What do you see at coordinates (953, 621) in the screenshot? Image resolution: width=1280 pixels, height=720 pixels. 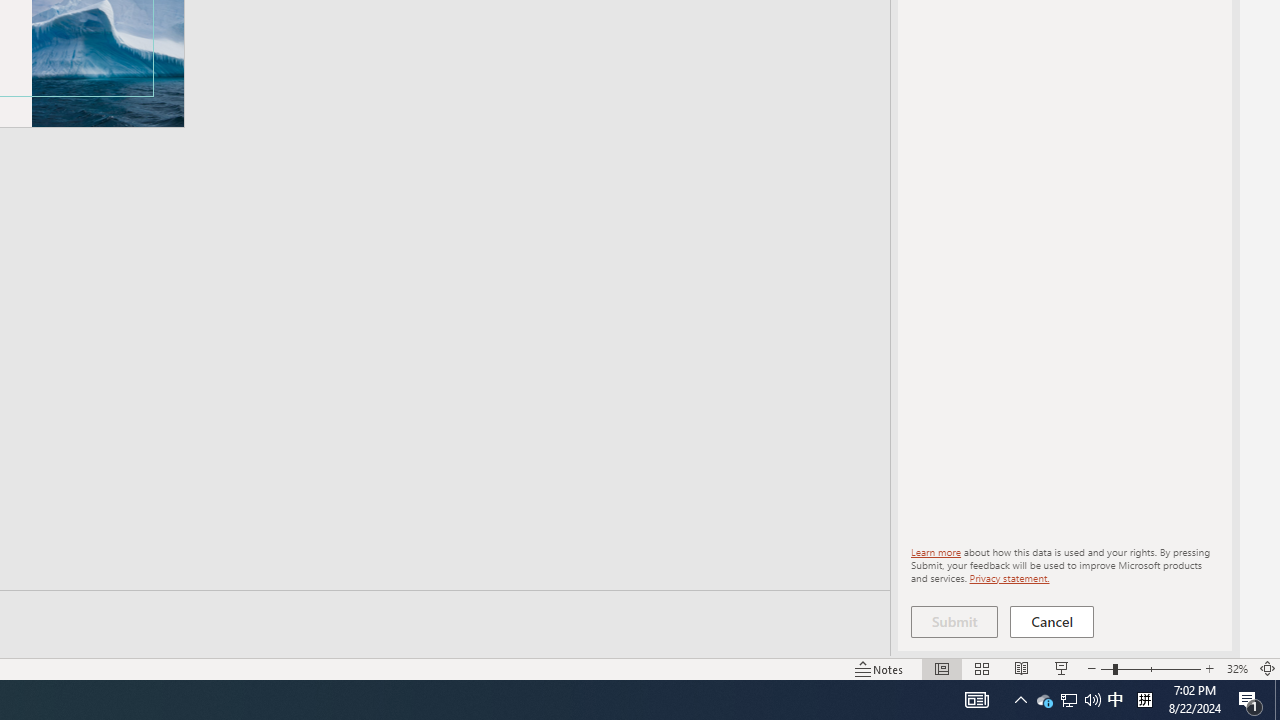 I see `'Submit'` at bounding box center [953, 621].